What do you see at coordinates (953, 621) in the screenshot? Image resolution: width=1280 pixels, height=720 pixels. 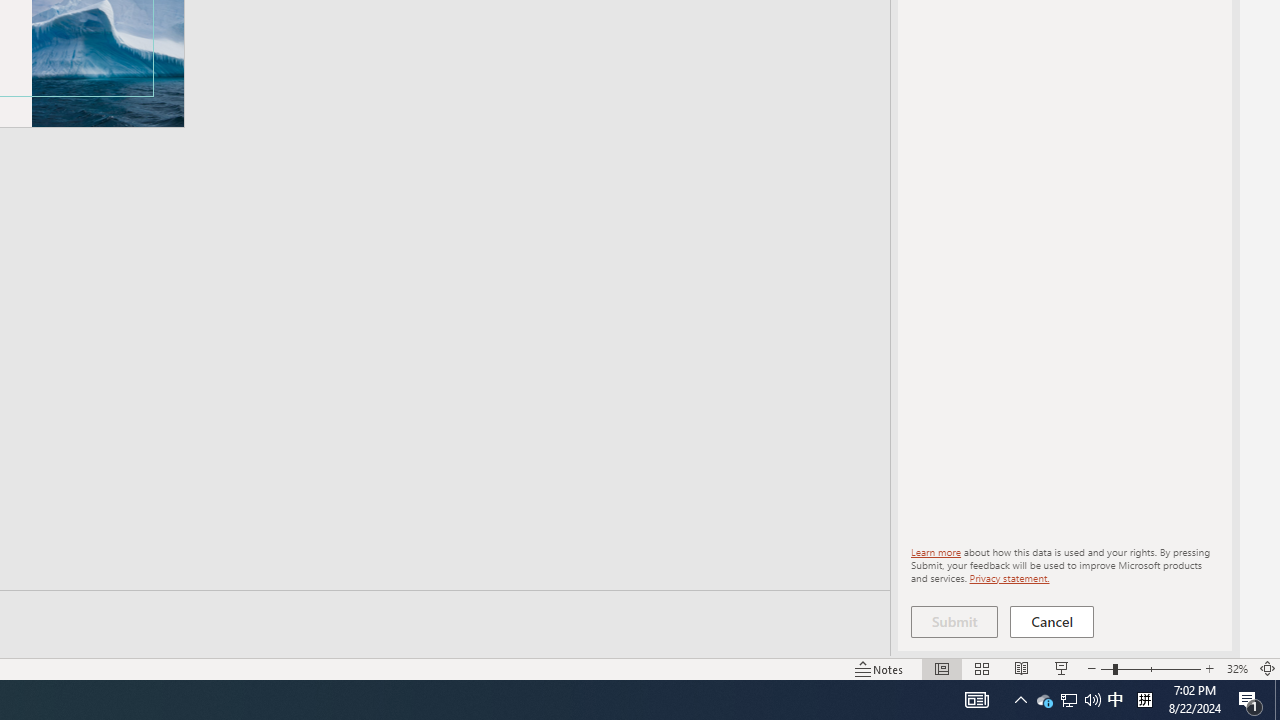 I see `'Submit'` at bounding box center [953, 621].